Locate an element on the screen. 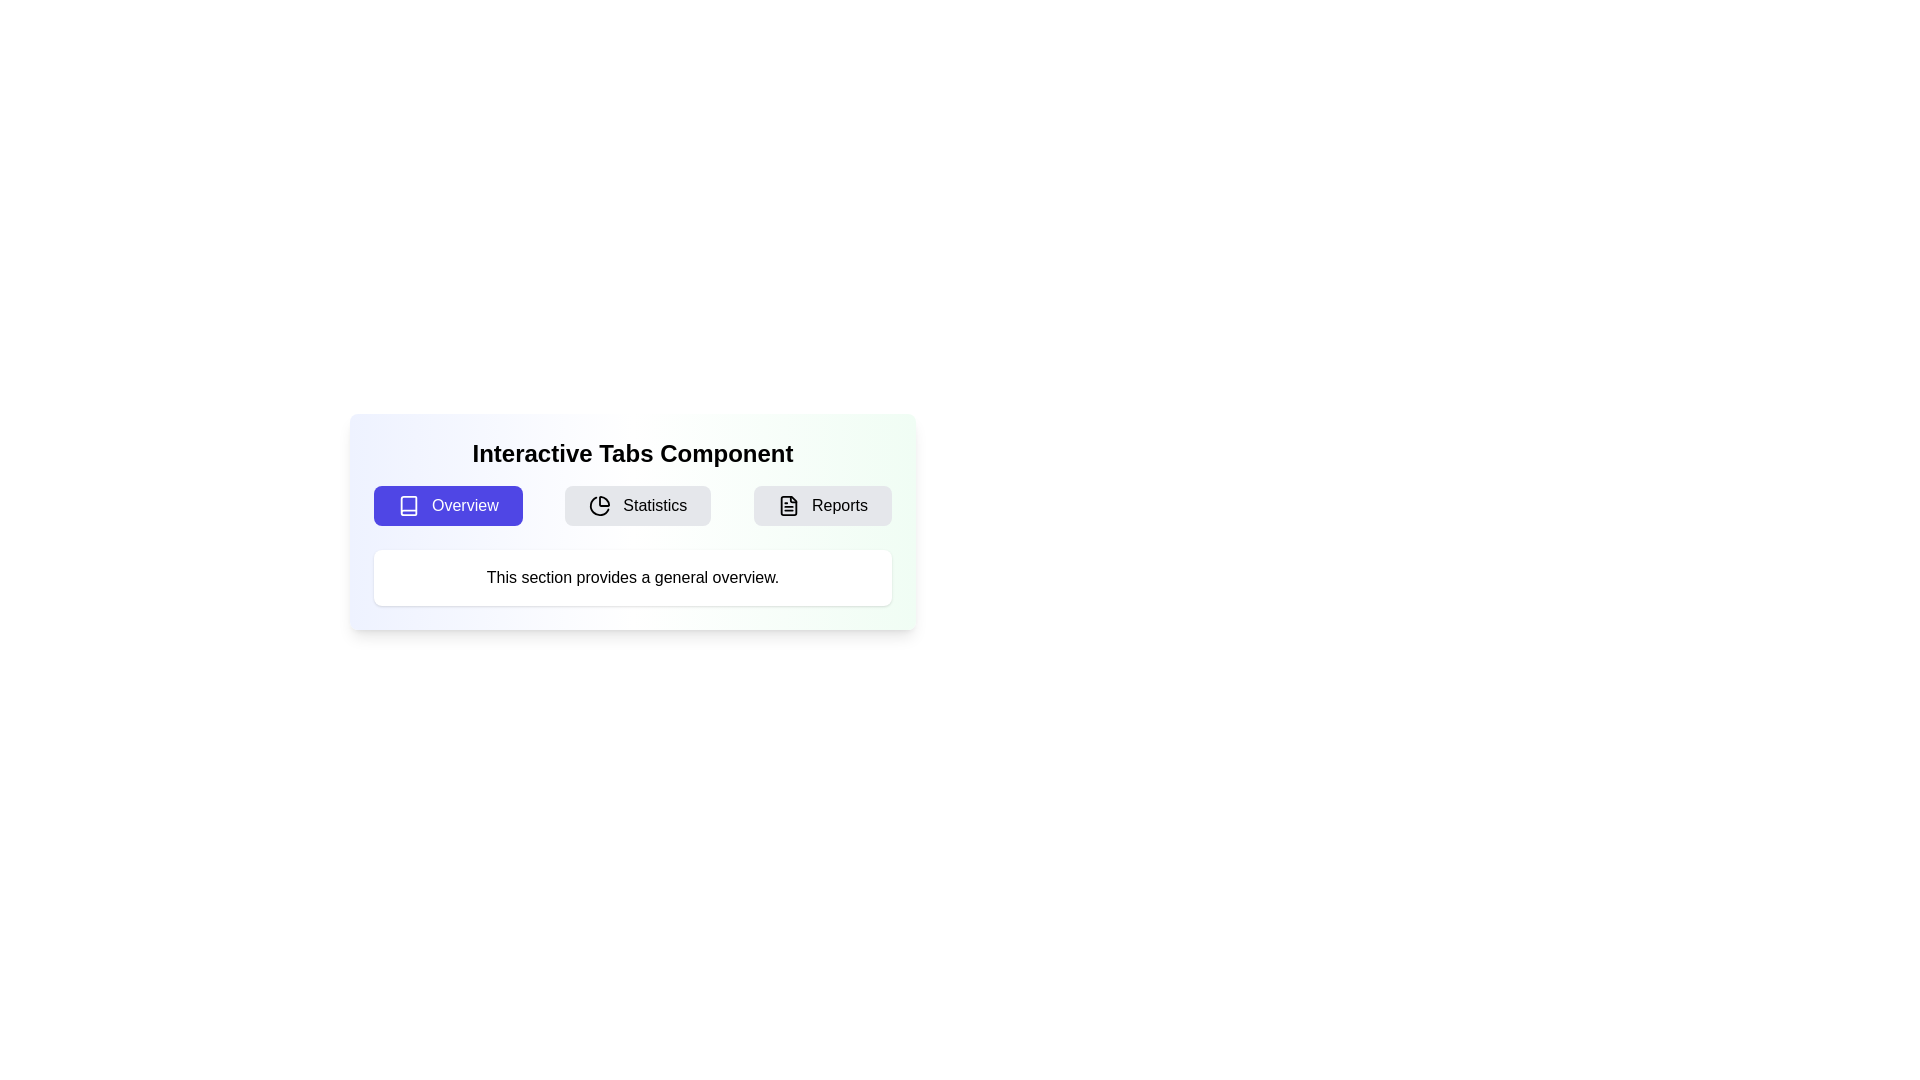 The width and height of the screenshot is (1920, 1080). 'Statistics' tab title label, which is the second tab in a row of three tabs, positioned between 'Overview' and 'Reports' is located at coordinates (655, 504).